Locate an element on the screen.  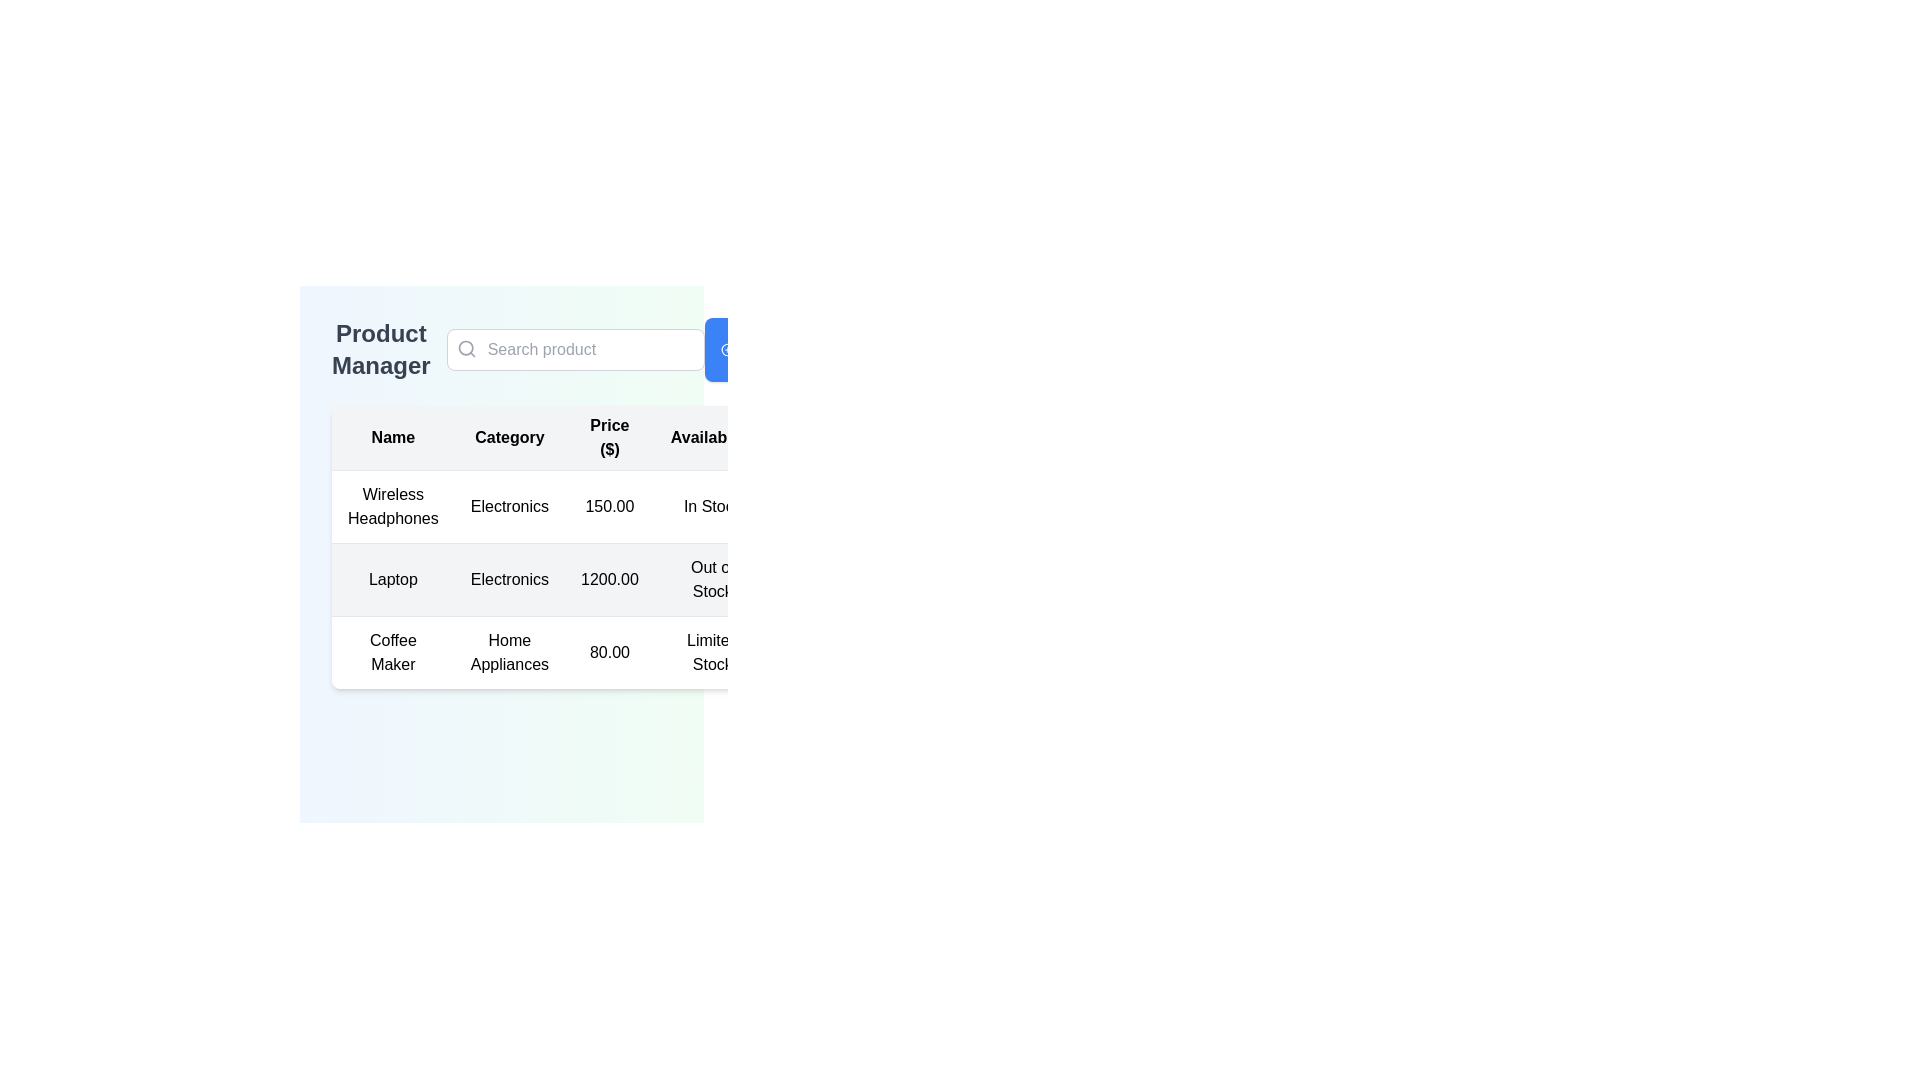
the search icon (magnifying glass) located inside the text input field with the placeholder 'Search product' in the top section of the interface is located at coordinates (465, 347).